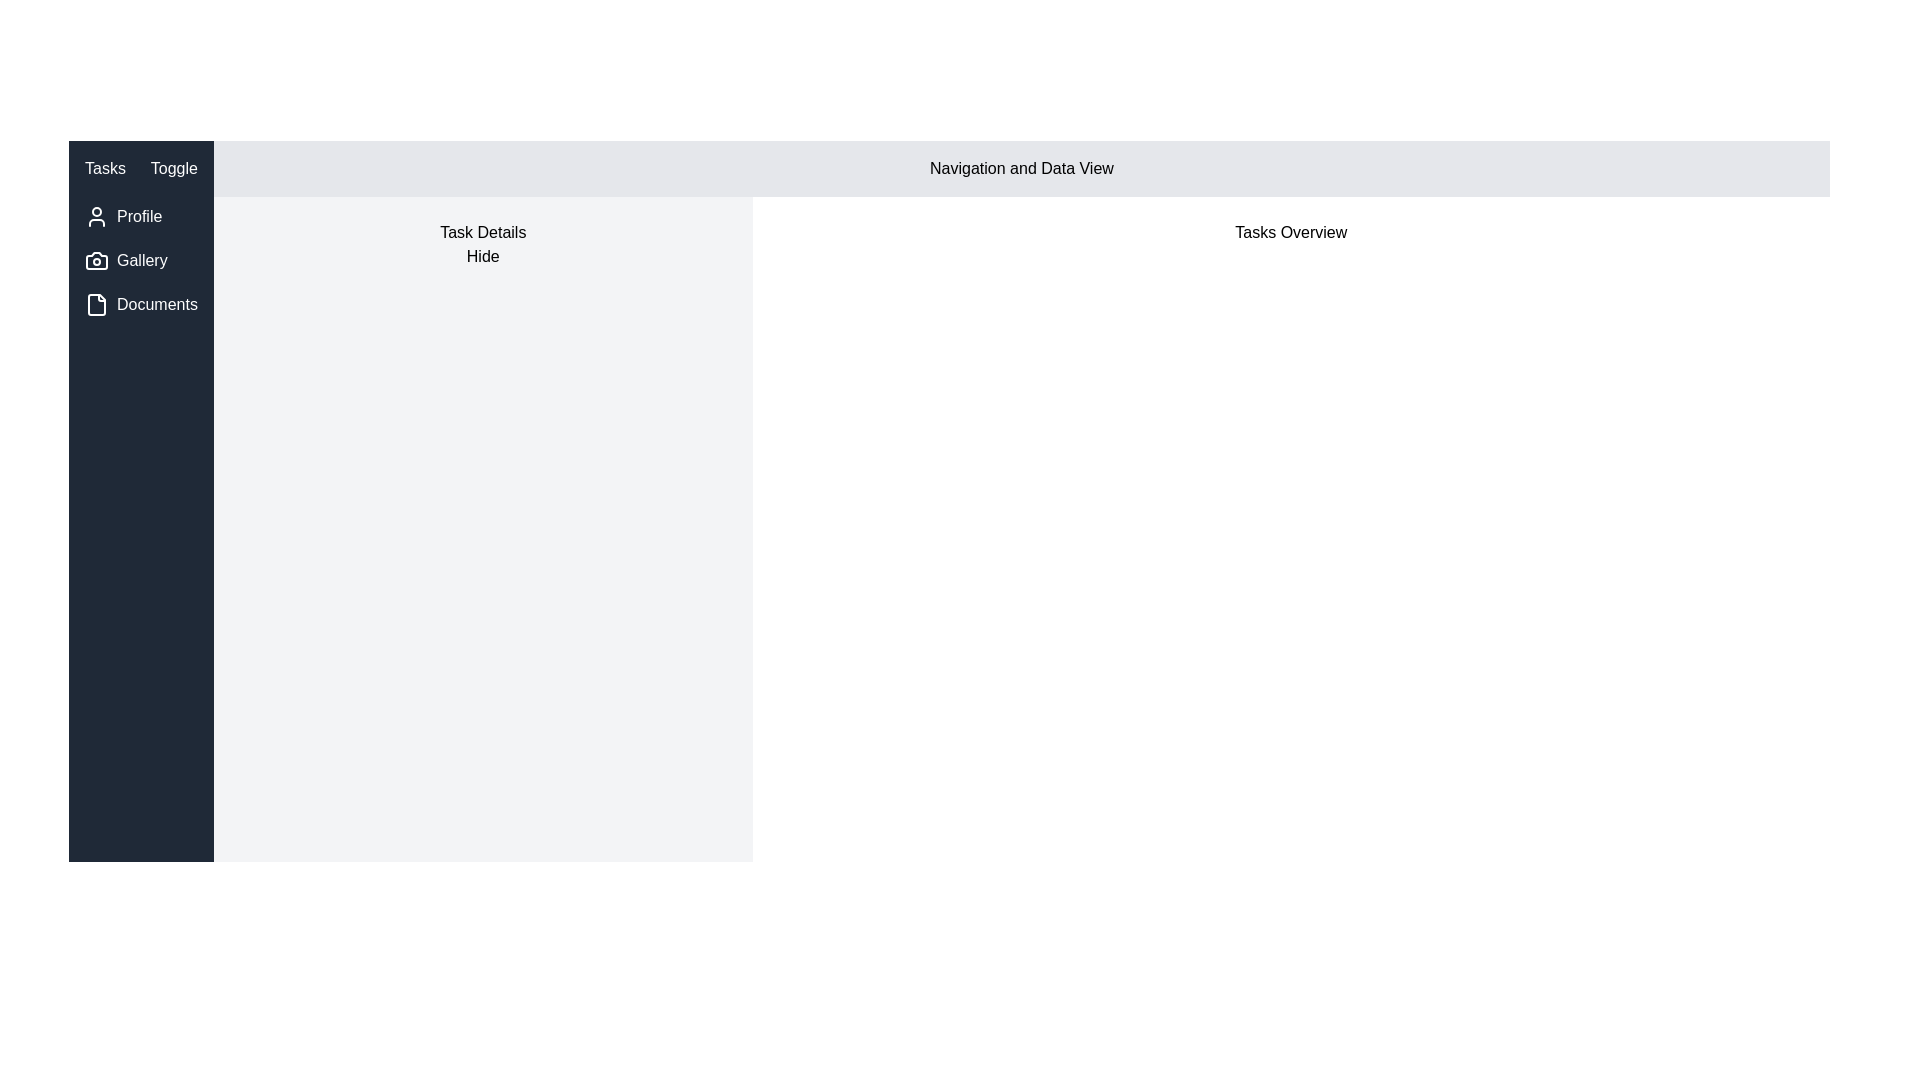 The image size is (1920, 1080). Describe the element at coordinates (95, 304) in the screenshot. I see `the 'Documents' icon in the vertical navigation panel` at that location.